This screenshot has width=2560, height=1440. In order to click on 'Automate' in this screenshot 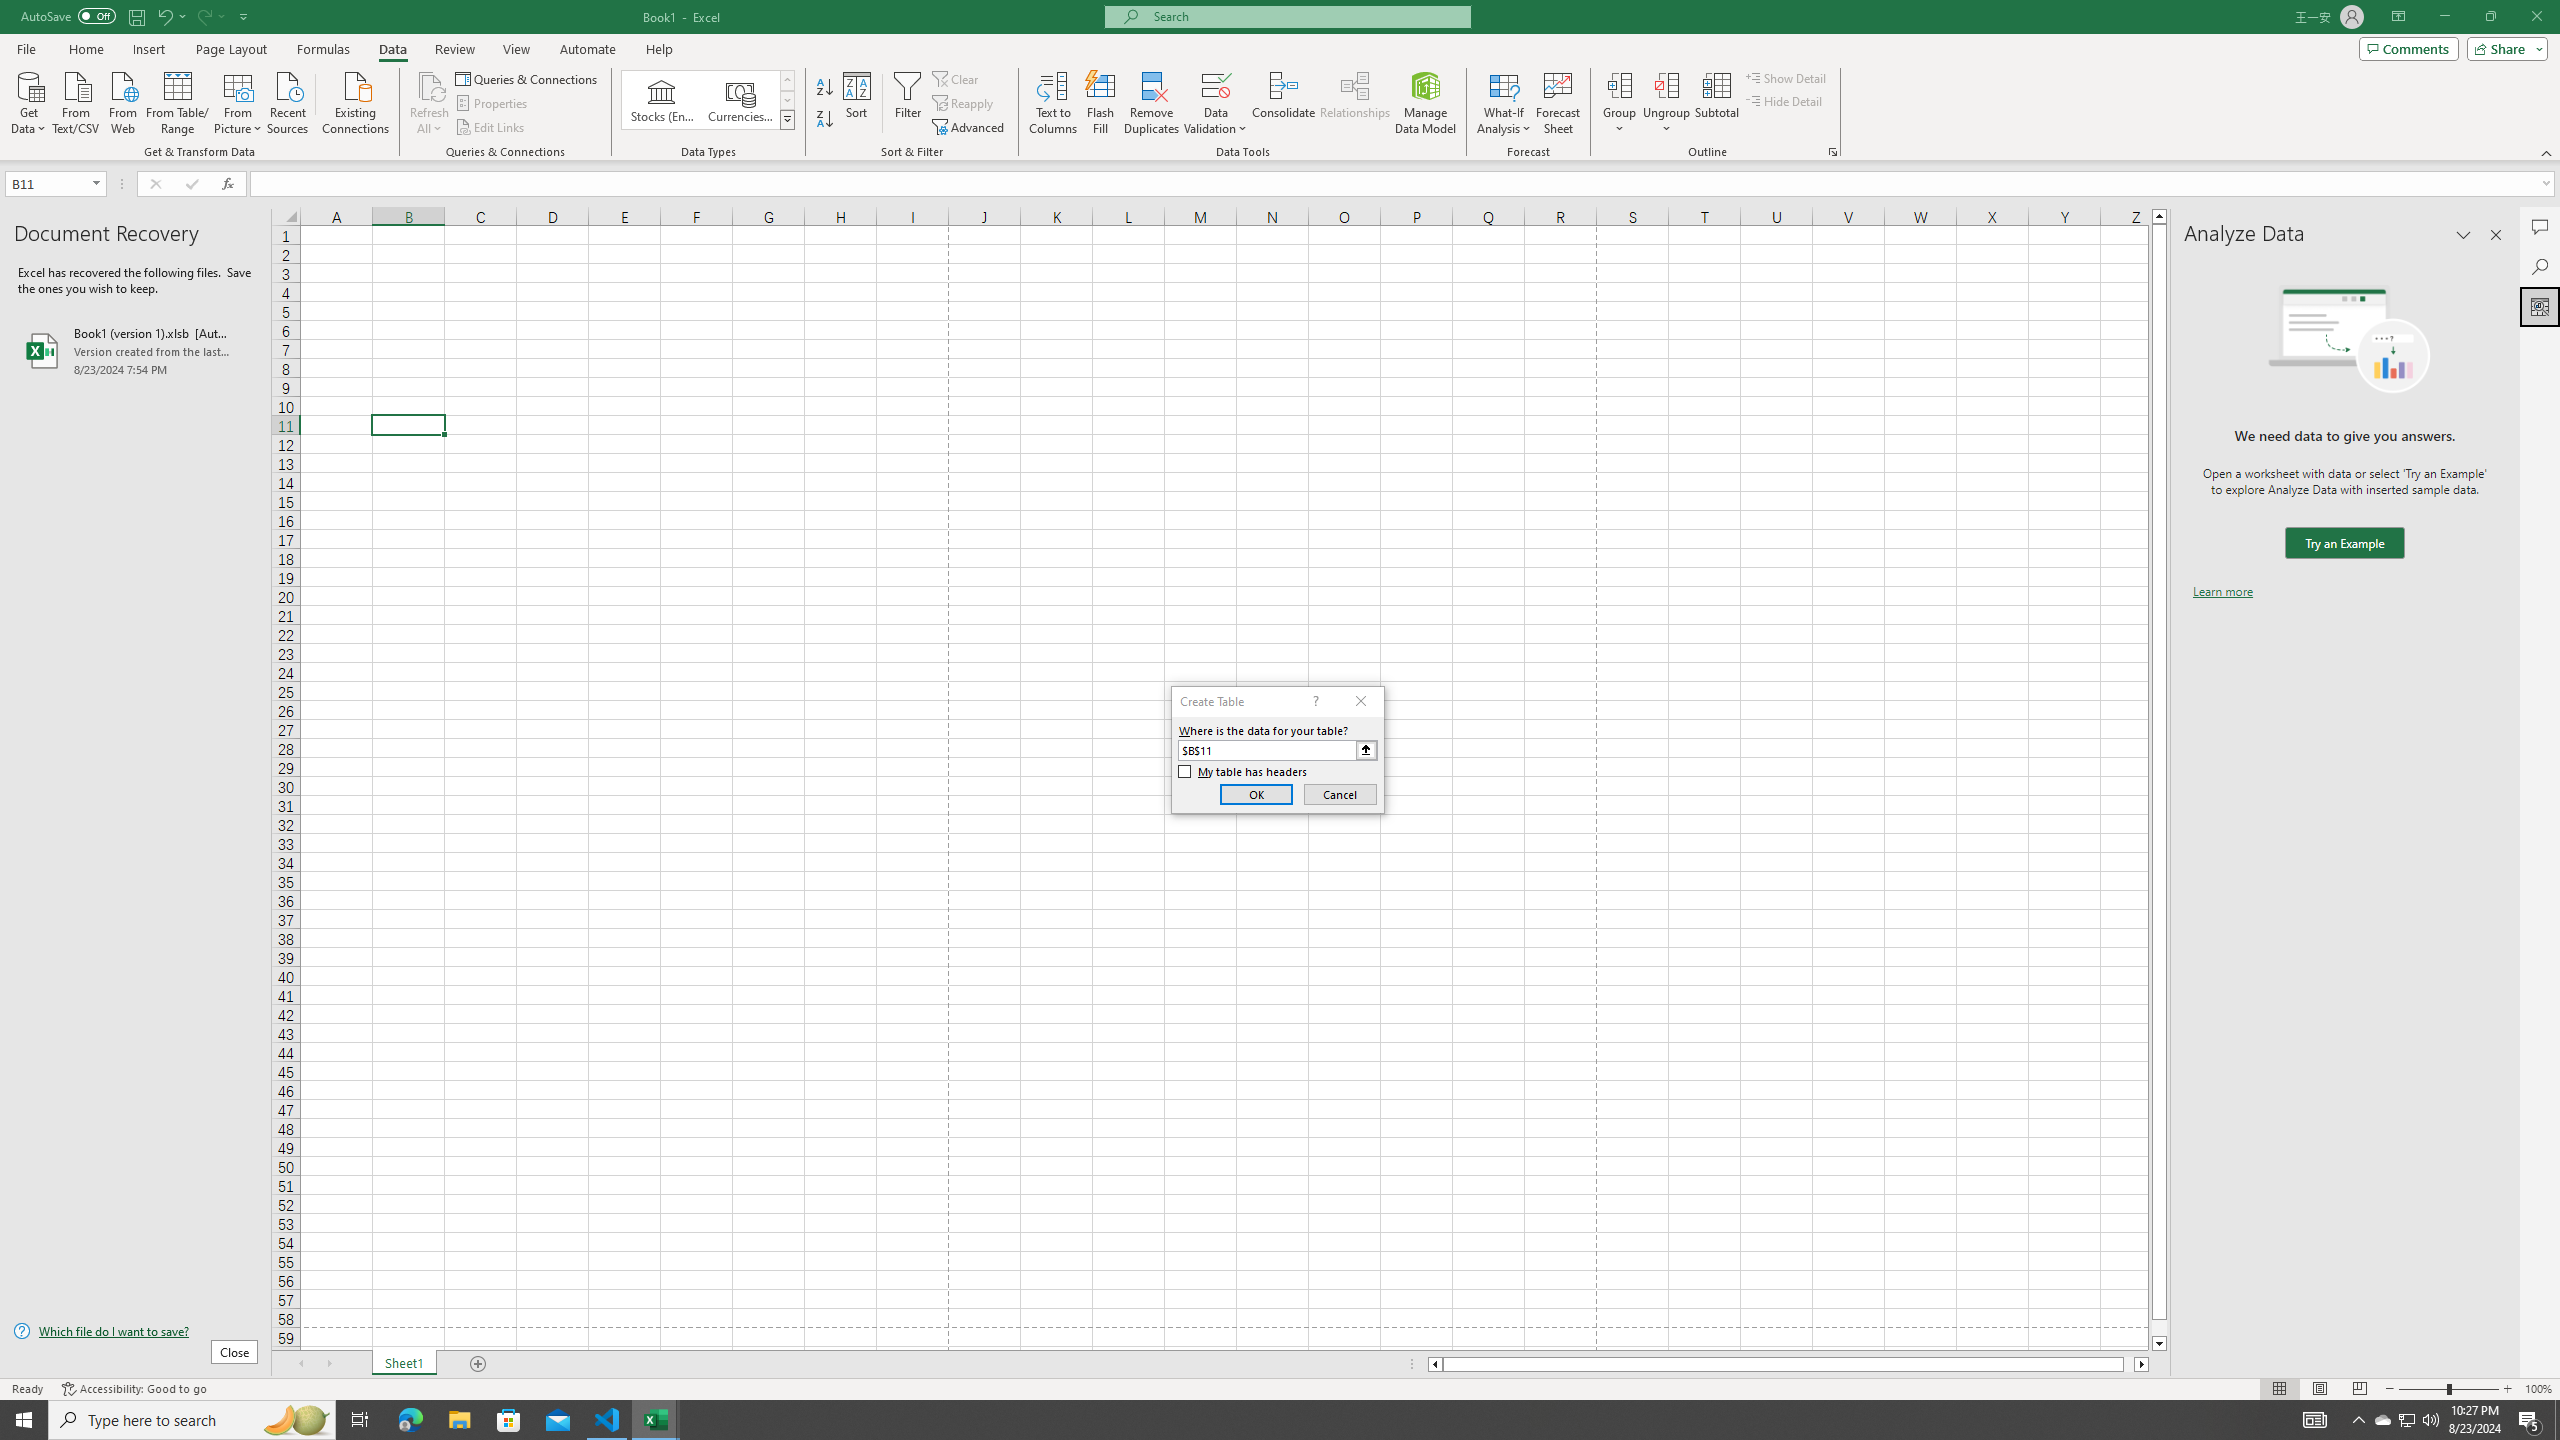, I will do `click(587, 49)`.